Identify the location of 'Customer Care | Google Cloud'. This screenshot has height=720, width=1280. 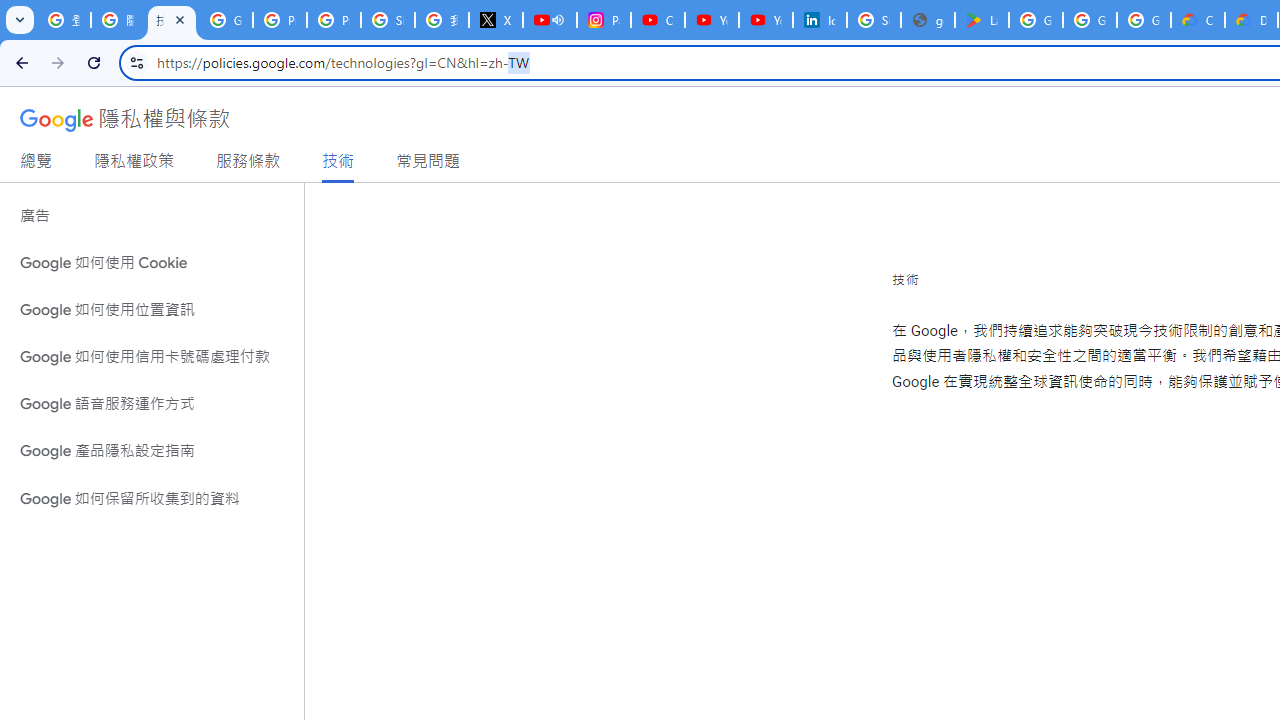
(1198, 20).